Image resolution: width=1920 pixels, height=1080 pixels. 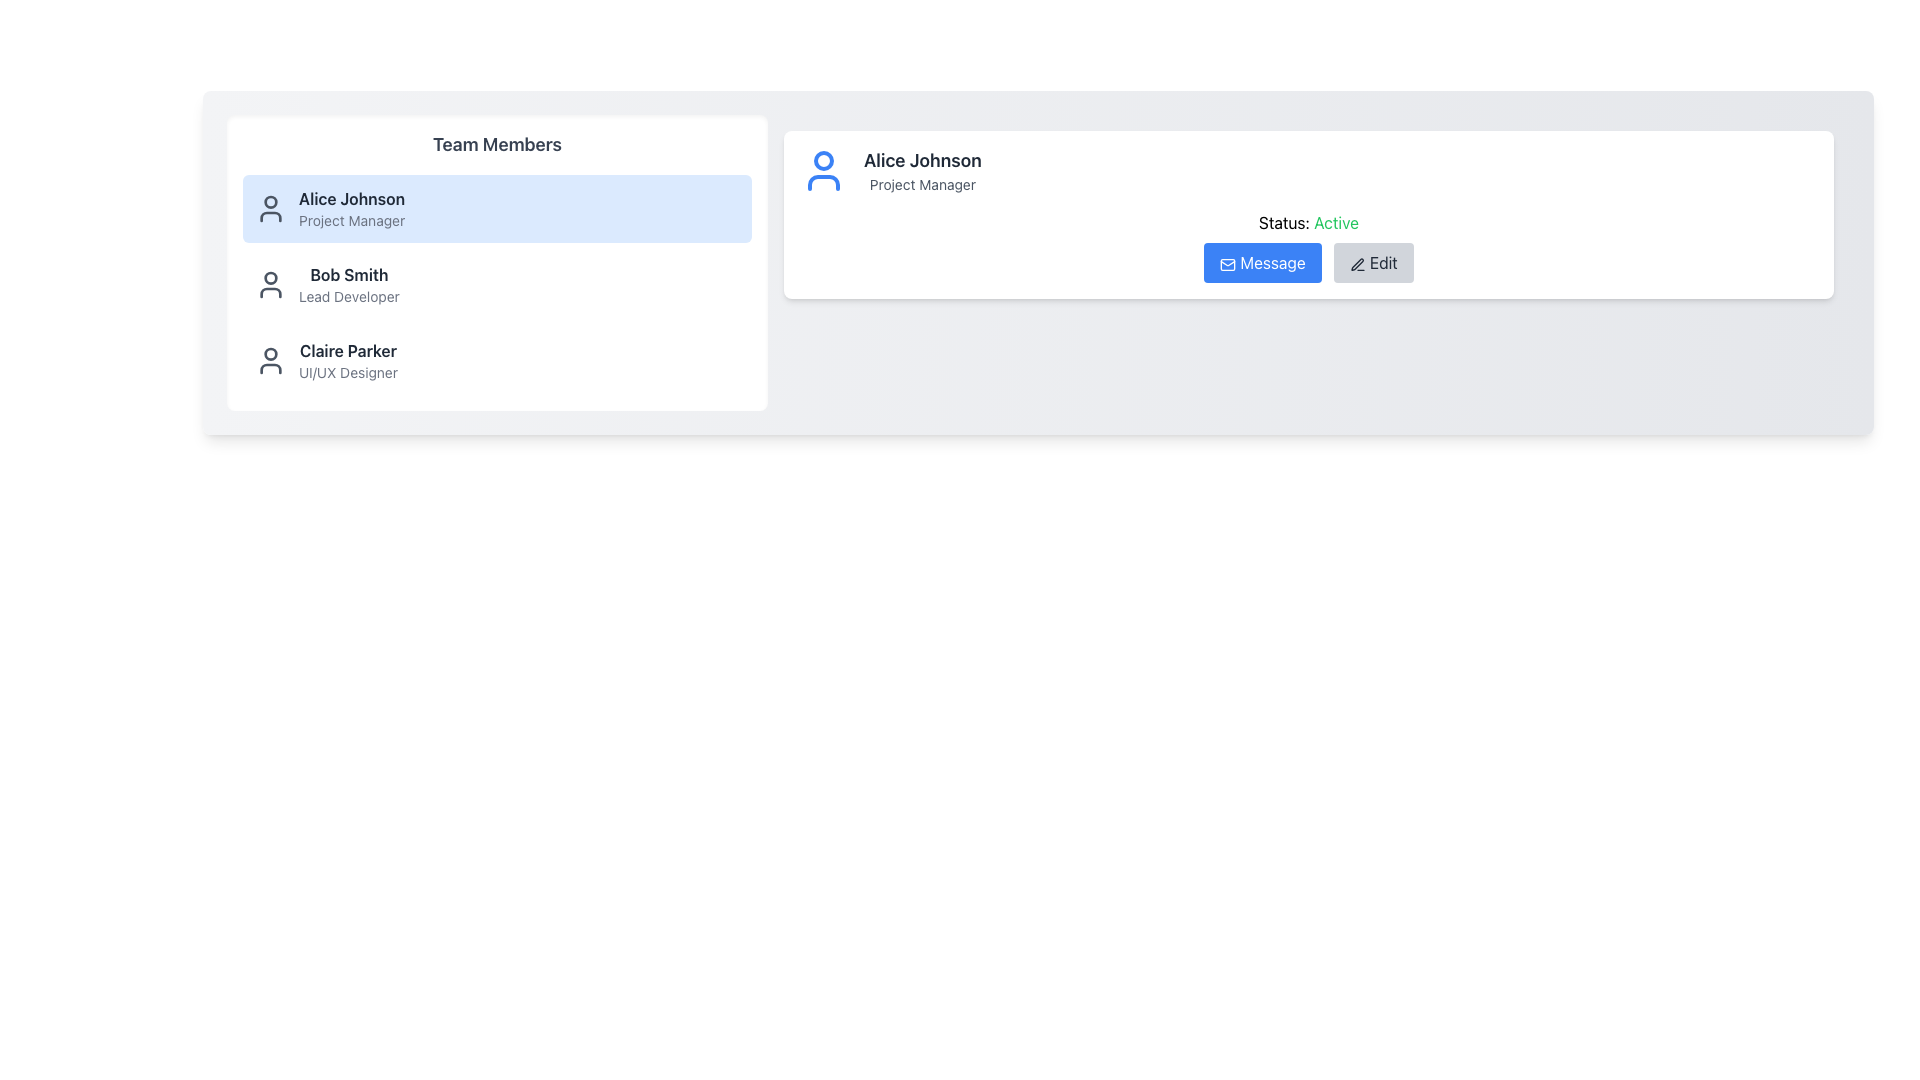 I want to click on the SVG circle element which visually represents a user component adjacent to the text 'Alice Johnson' in the team members list, so click(x=269, y=201).